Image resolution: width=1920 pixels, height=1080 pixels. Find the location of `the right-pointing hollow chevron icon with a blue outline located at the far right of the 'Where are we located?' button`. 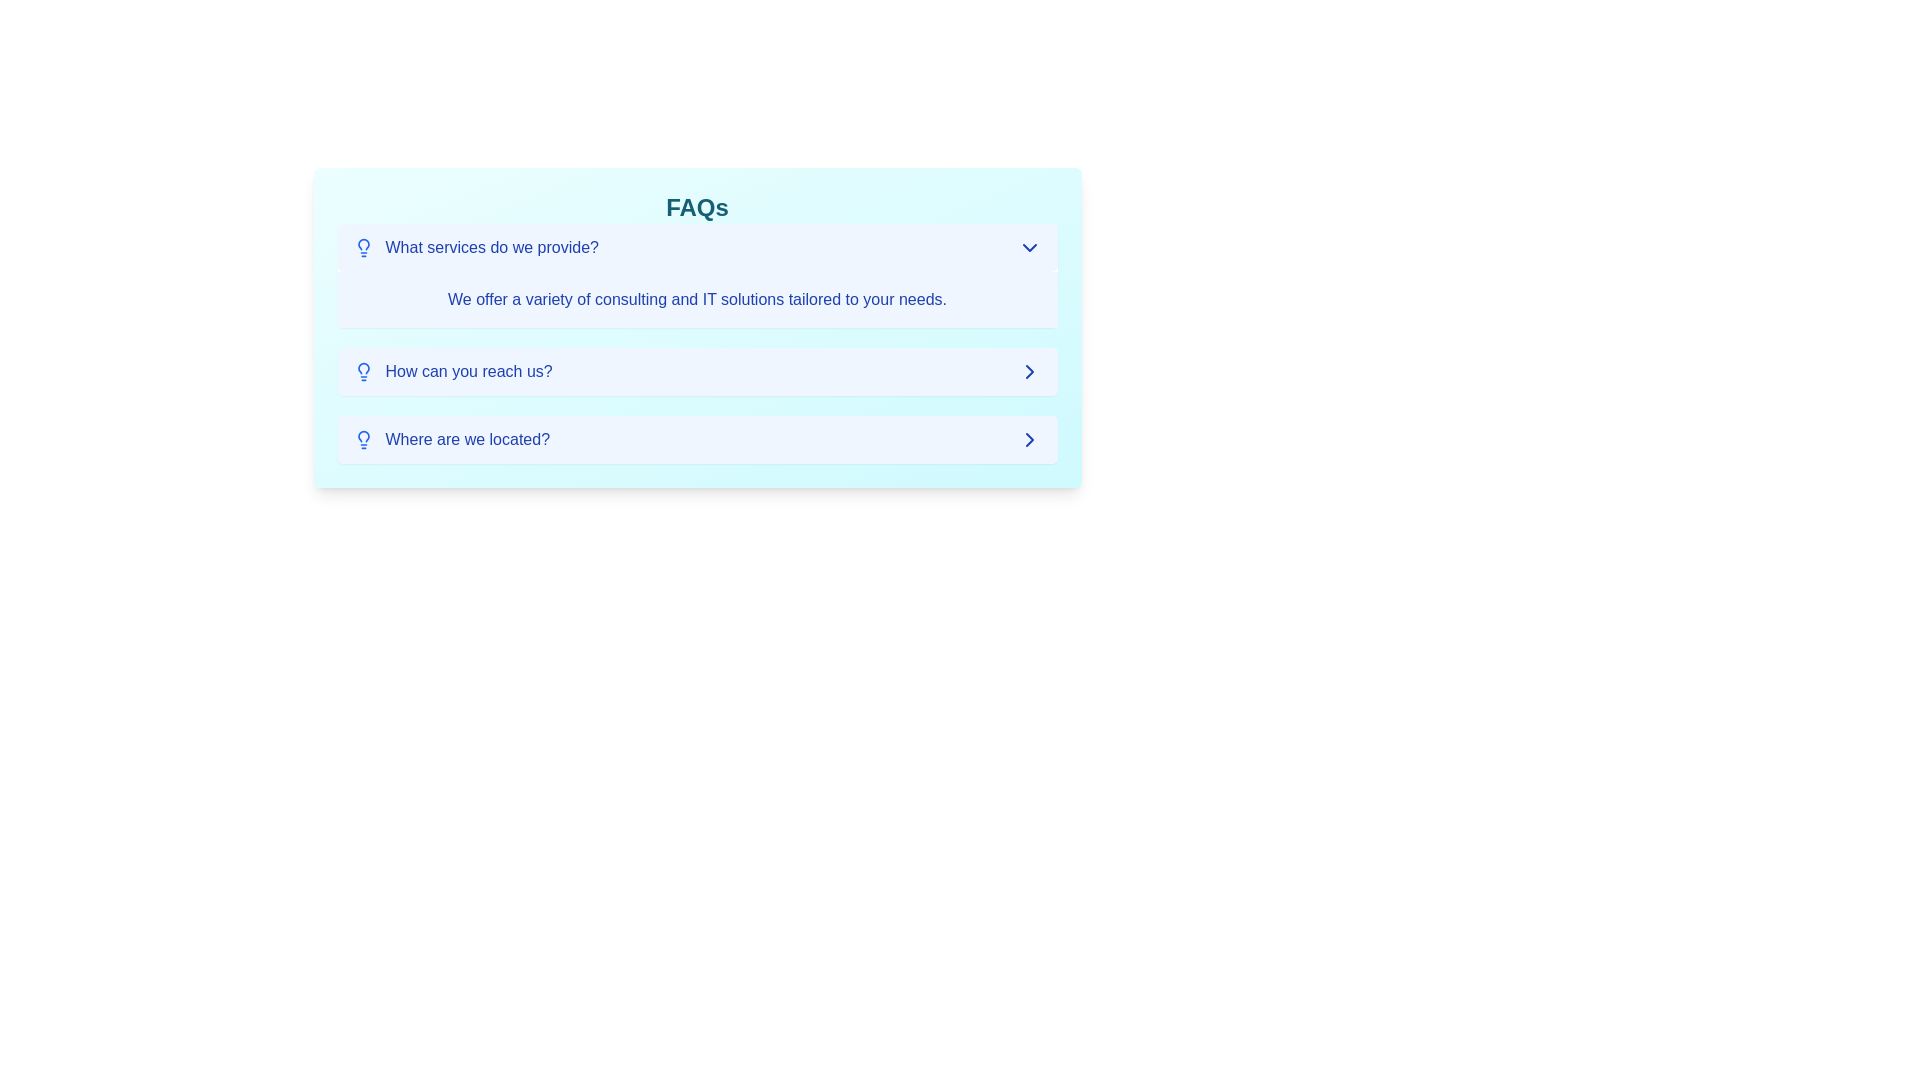

the right-pointing hollow chevron icon with a blue outline located at the far right of the 'Where are we located?' button is located at coordinates (1029, 438).